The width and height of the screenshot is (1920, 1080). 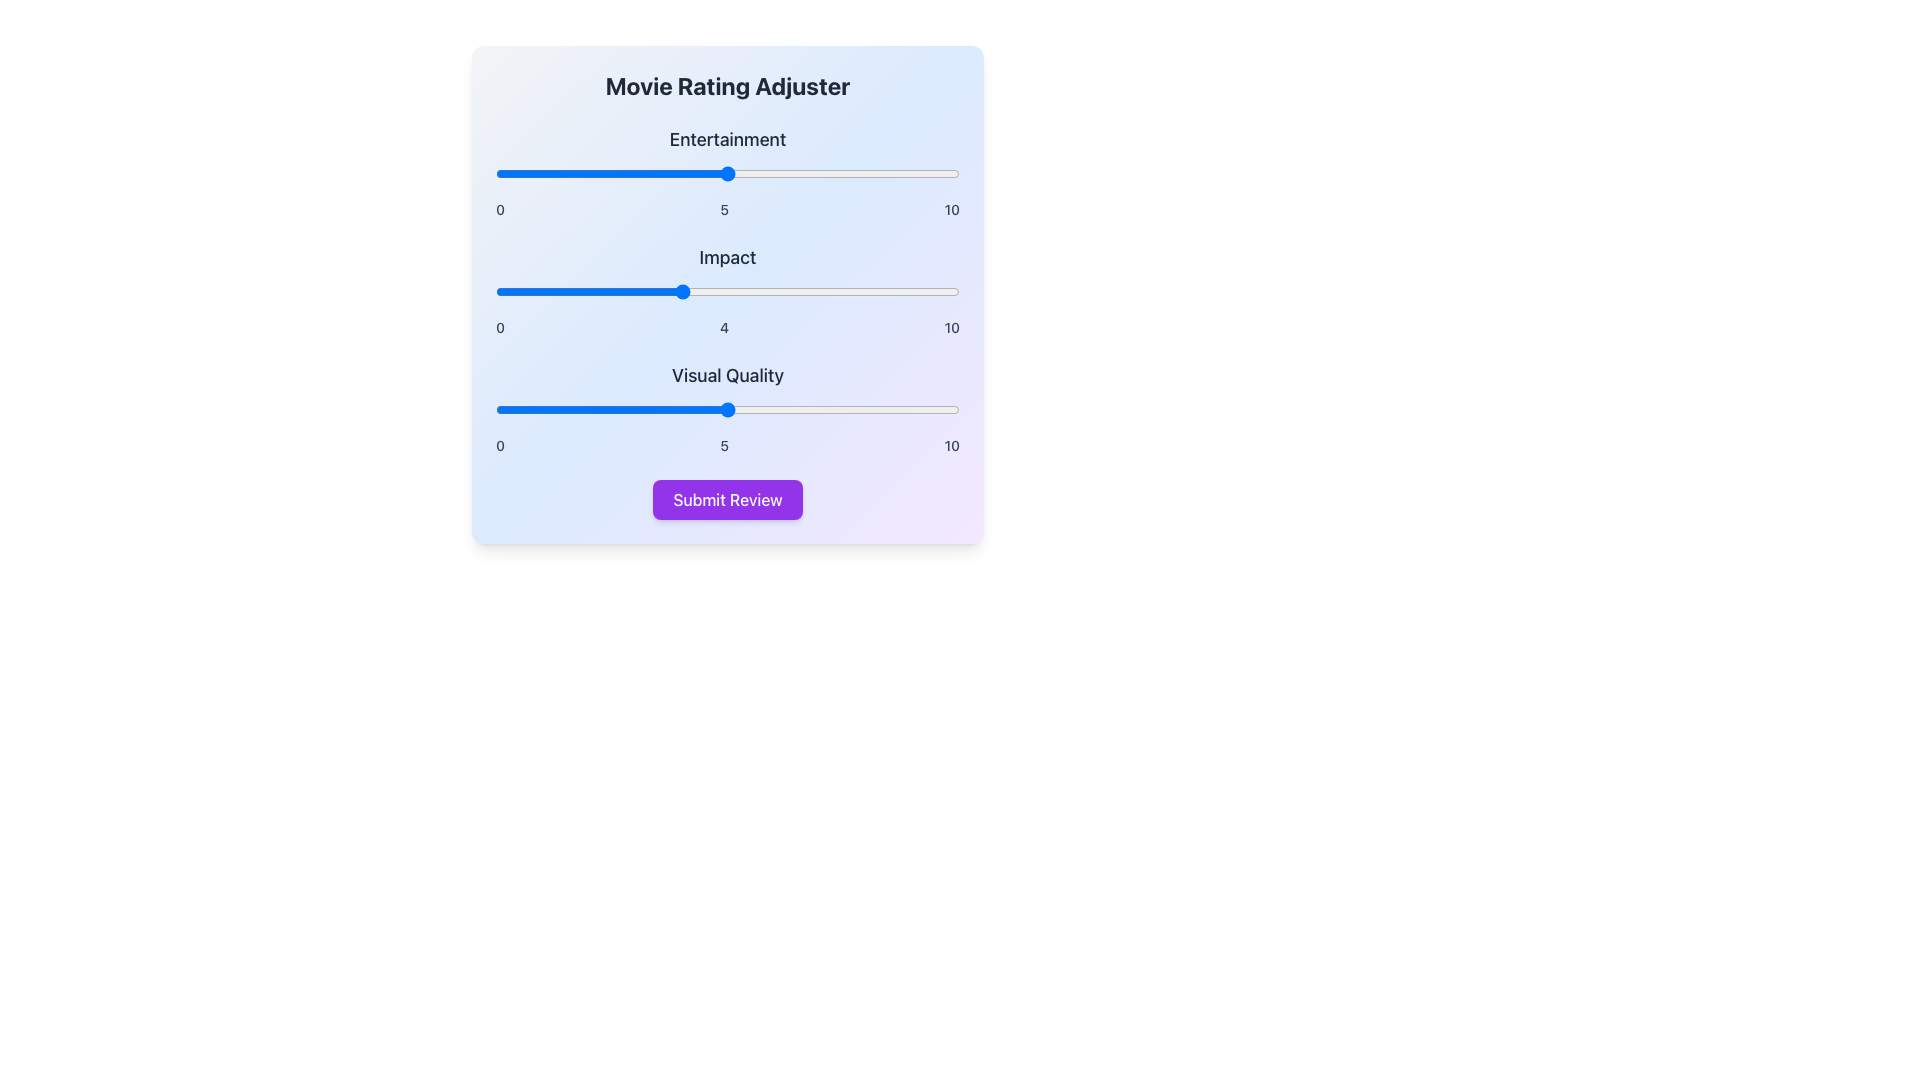 I want to click on the entertainment value, so click(x=681, y=172).